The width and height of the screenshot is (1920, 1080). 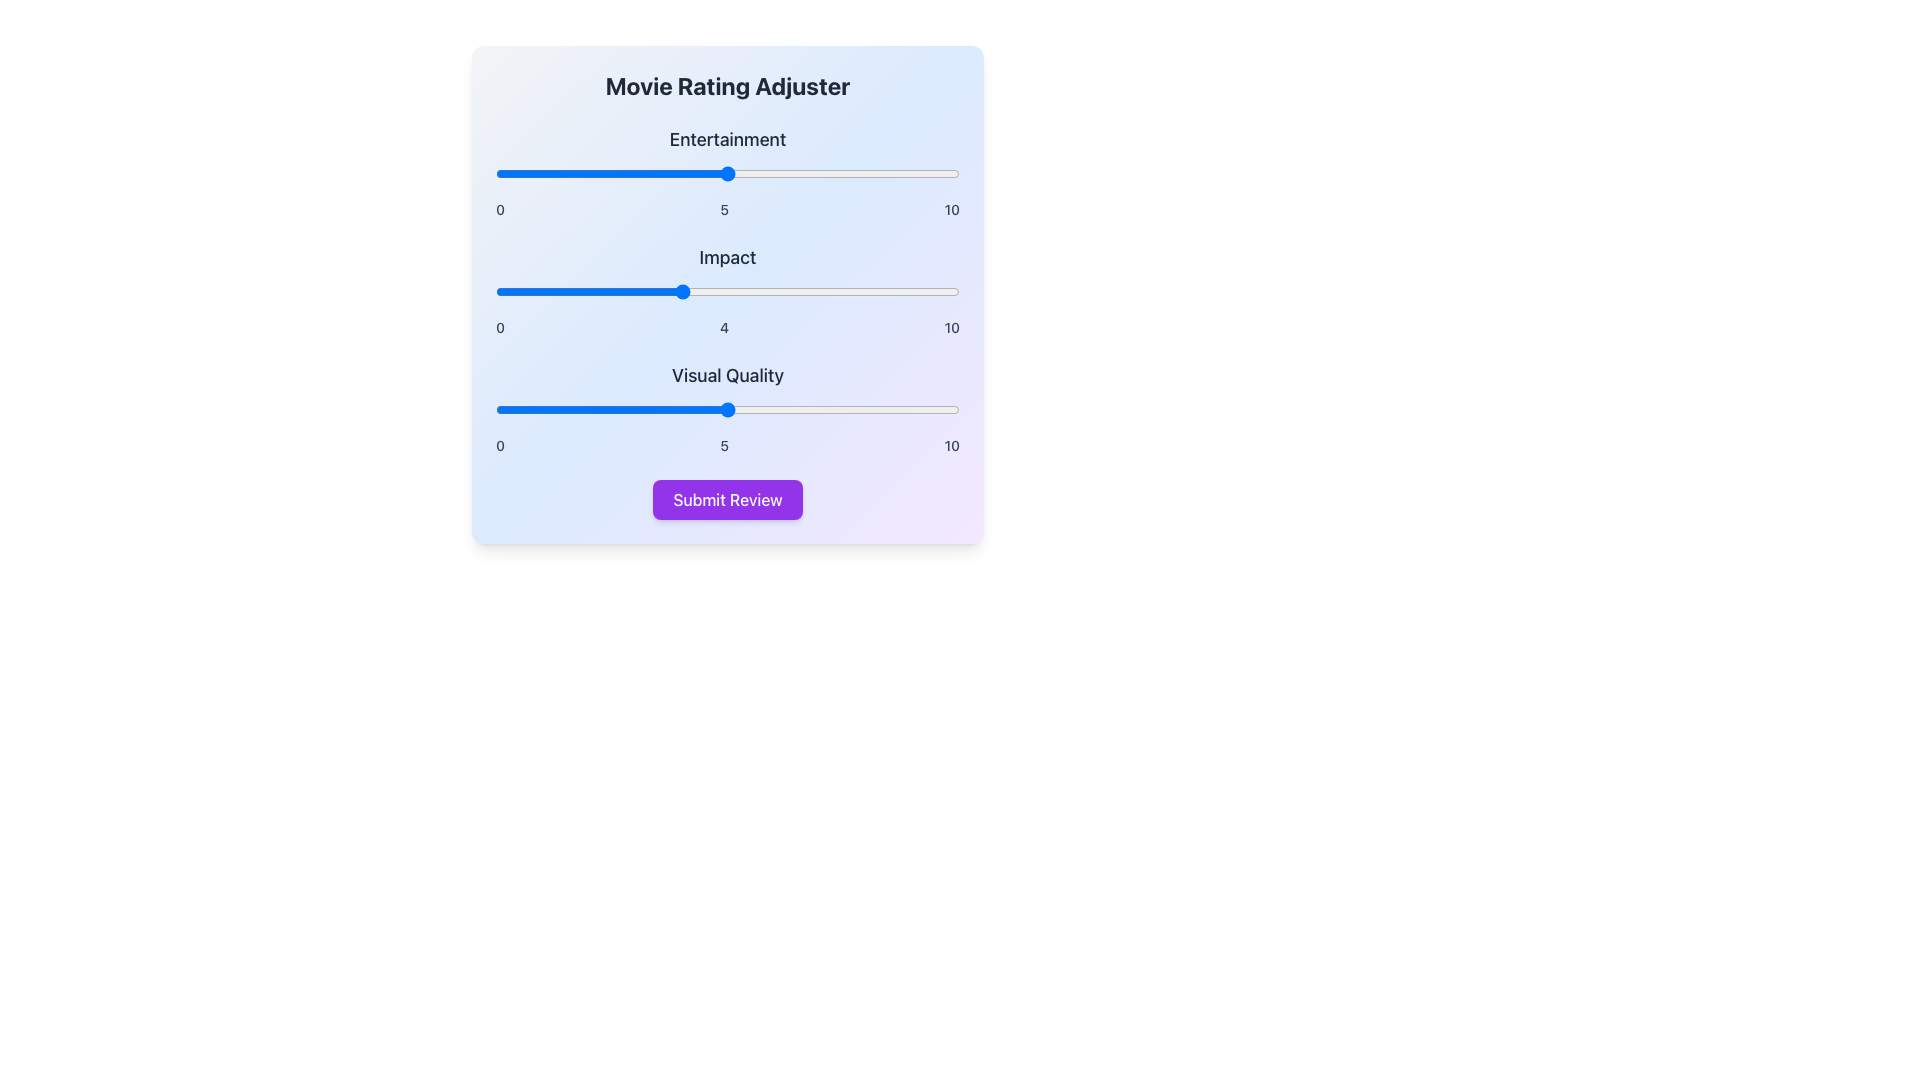 I want to click on the entertainment value, so click(x=681, y=172).